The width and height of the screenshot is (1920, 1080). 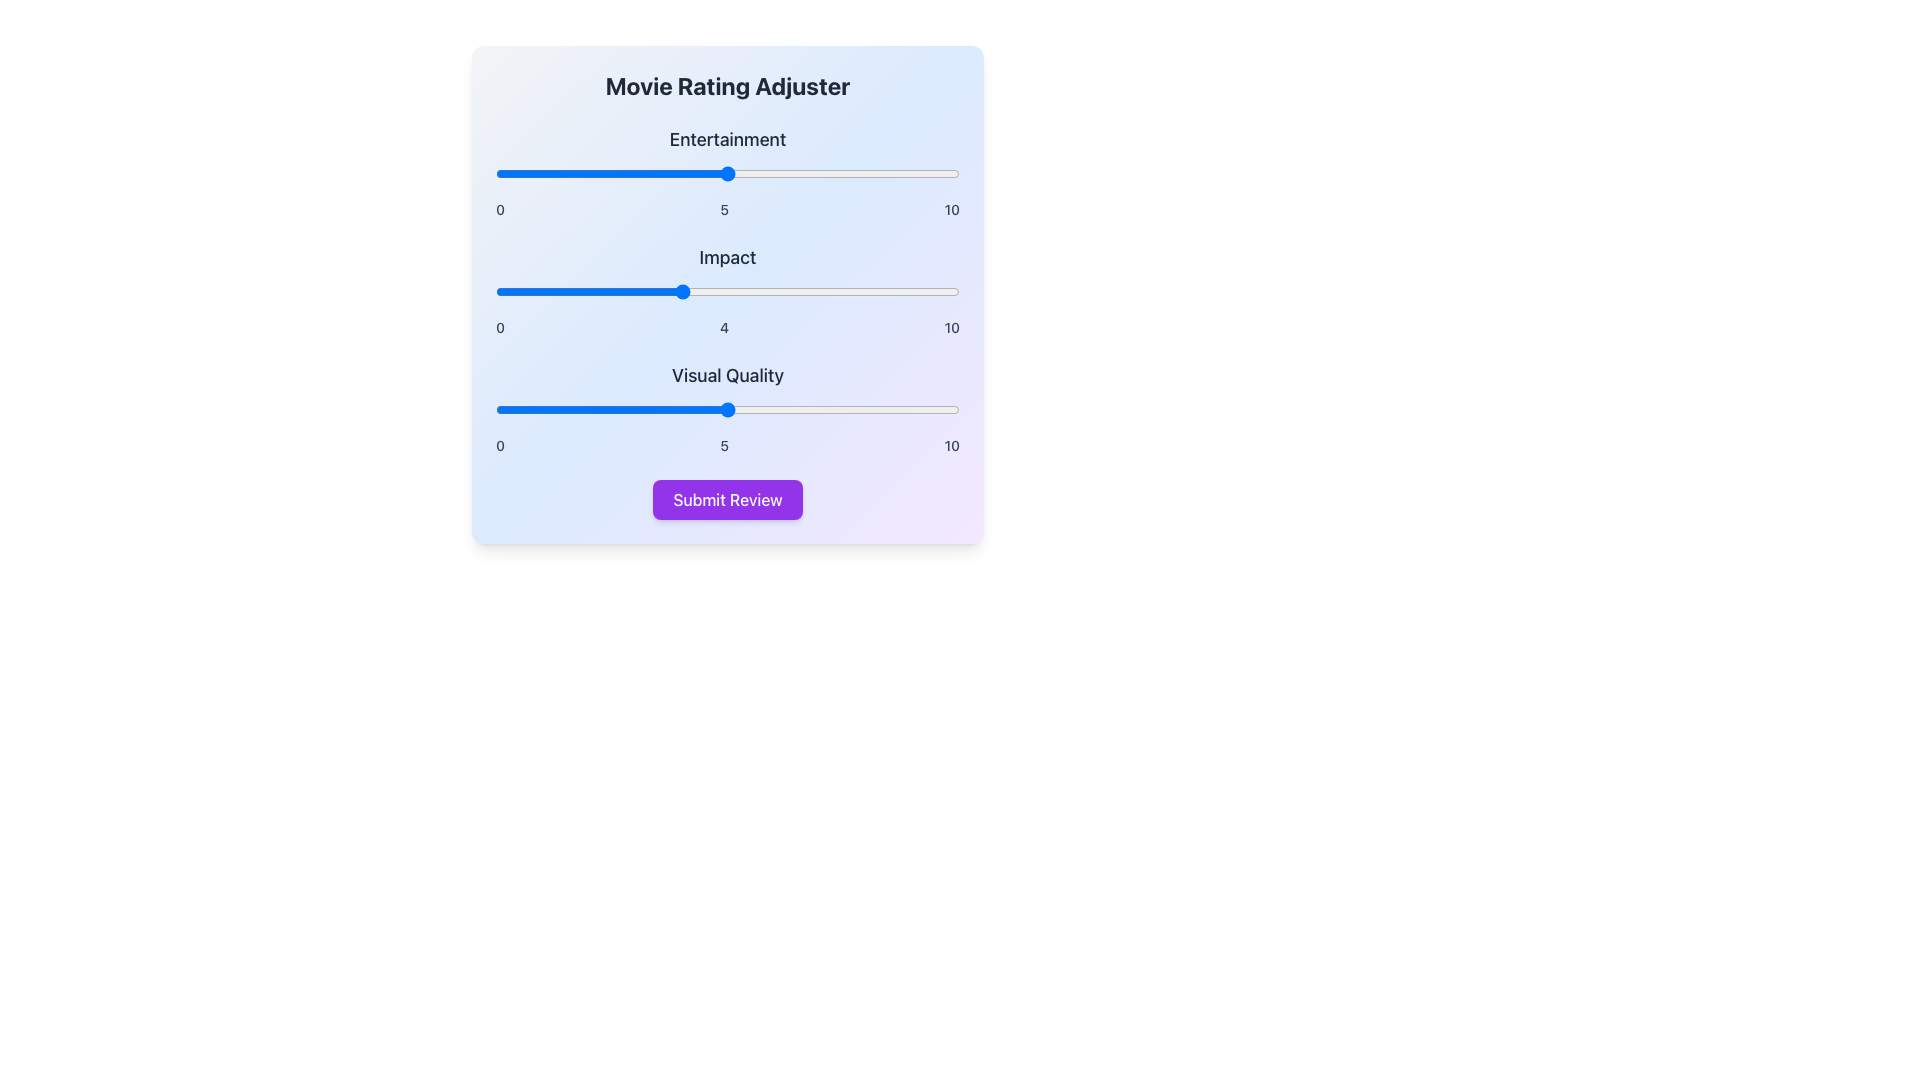 I want to click on the entertainment value, so click(x=681, y=172).